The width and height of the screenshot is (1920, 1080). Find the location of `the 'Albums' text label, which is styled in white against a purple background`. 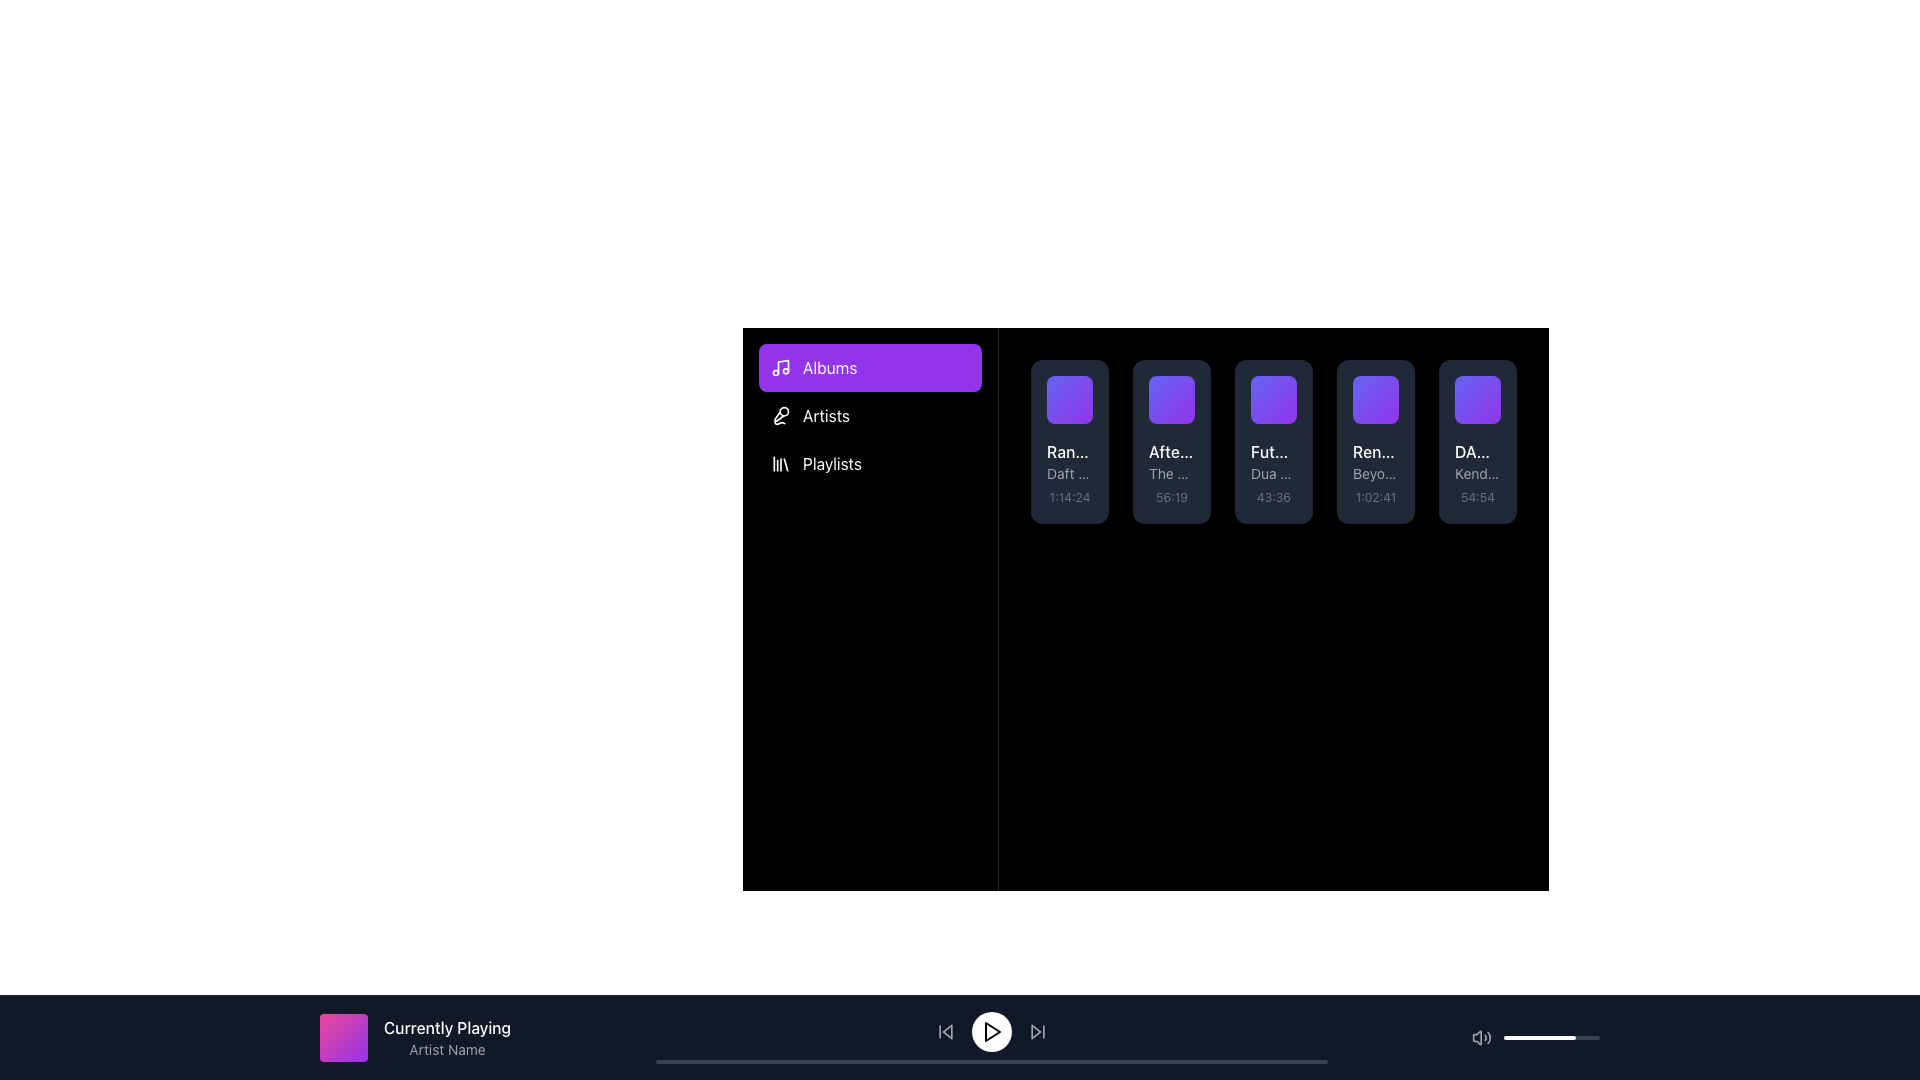

the 'Albums' text label, which is styled in white against a purple background is located at coordinates (830, 367).